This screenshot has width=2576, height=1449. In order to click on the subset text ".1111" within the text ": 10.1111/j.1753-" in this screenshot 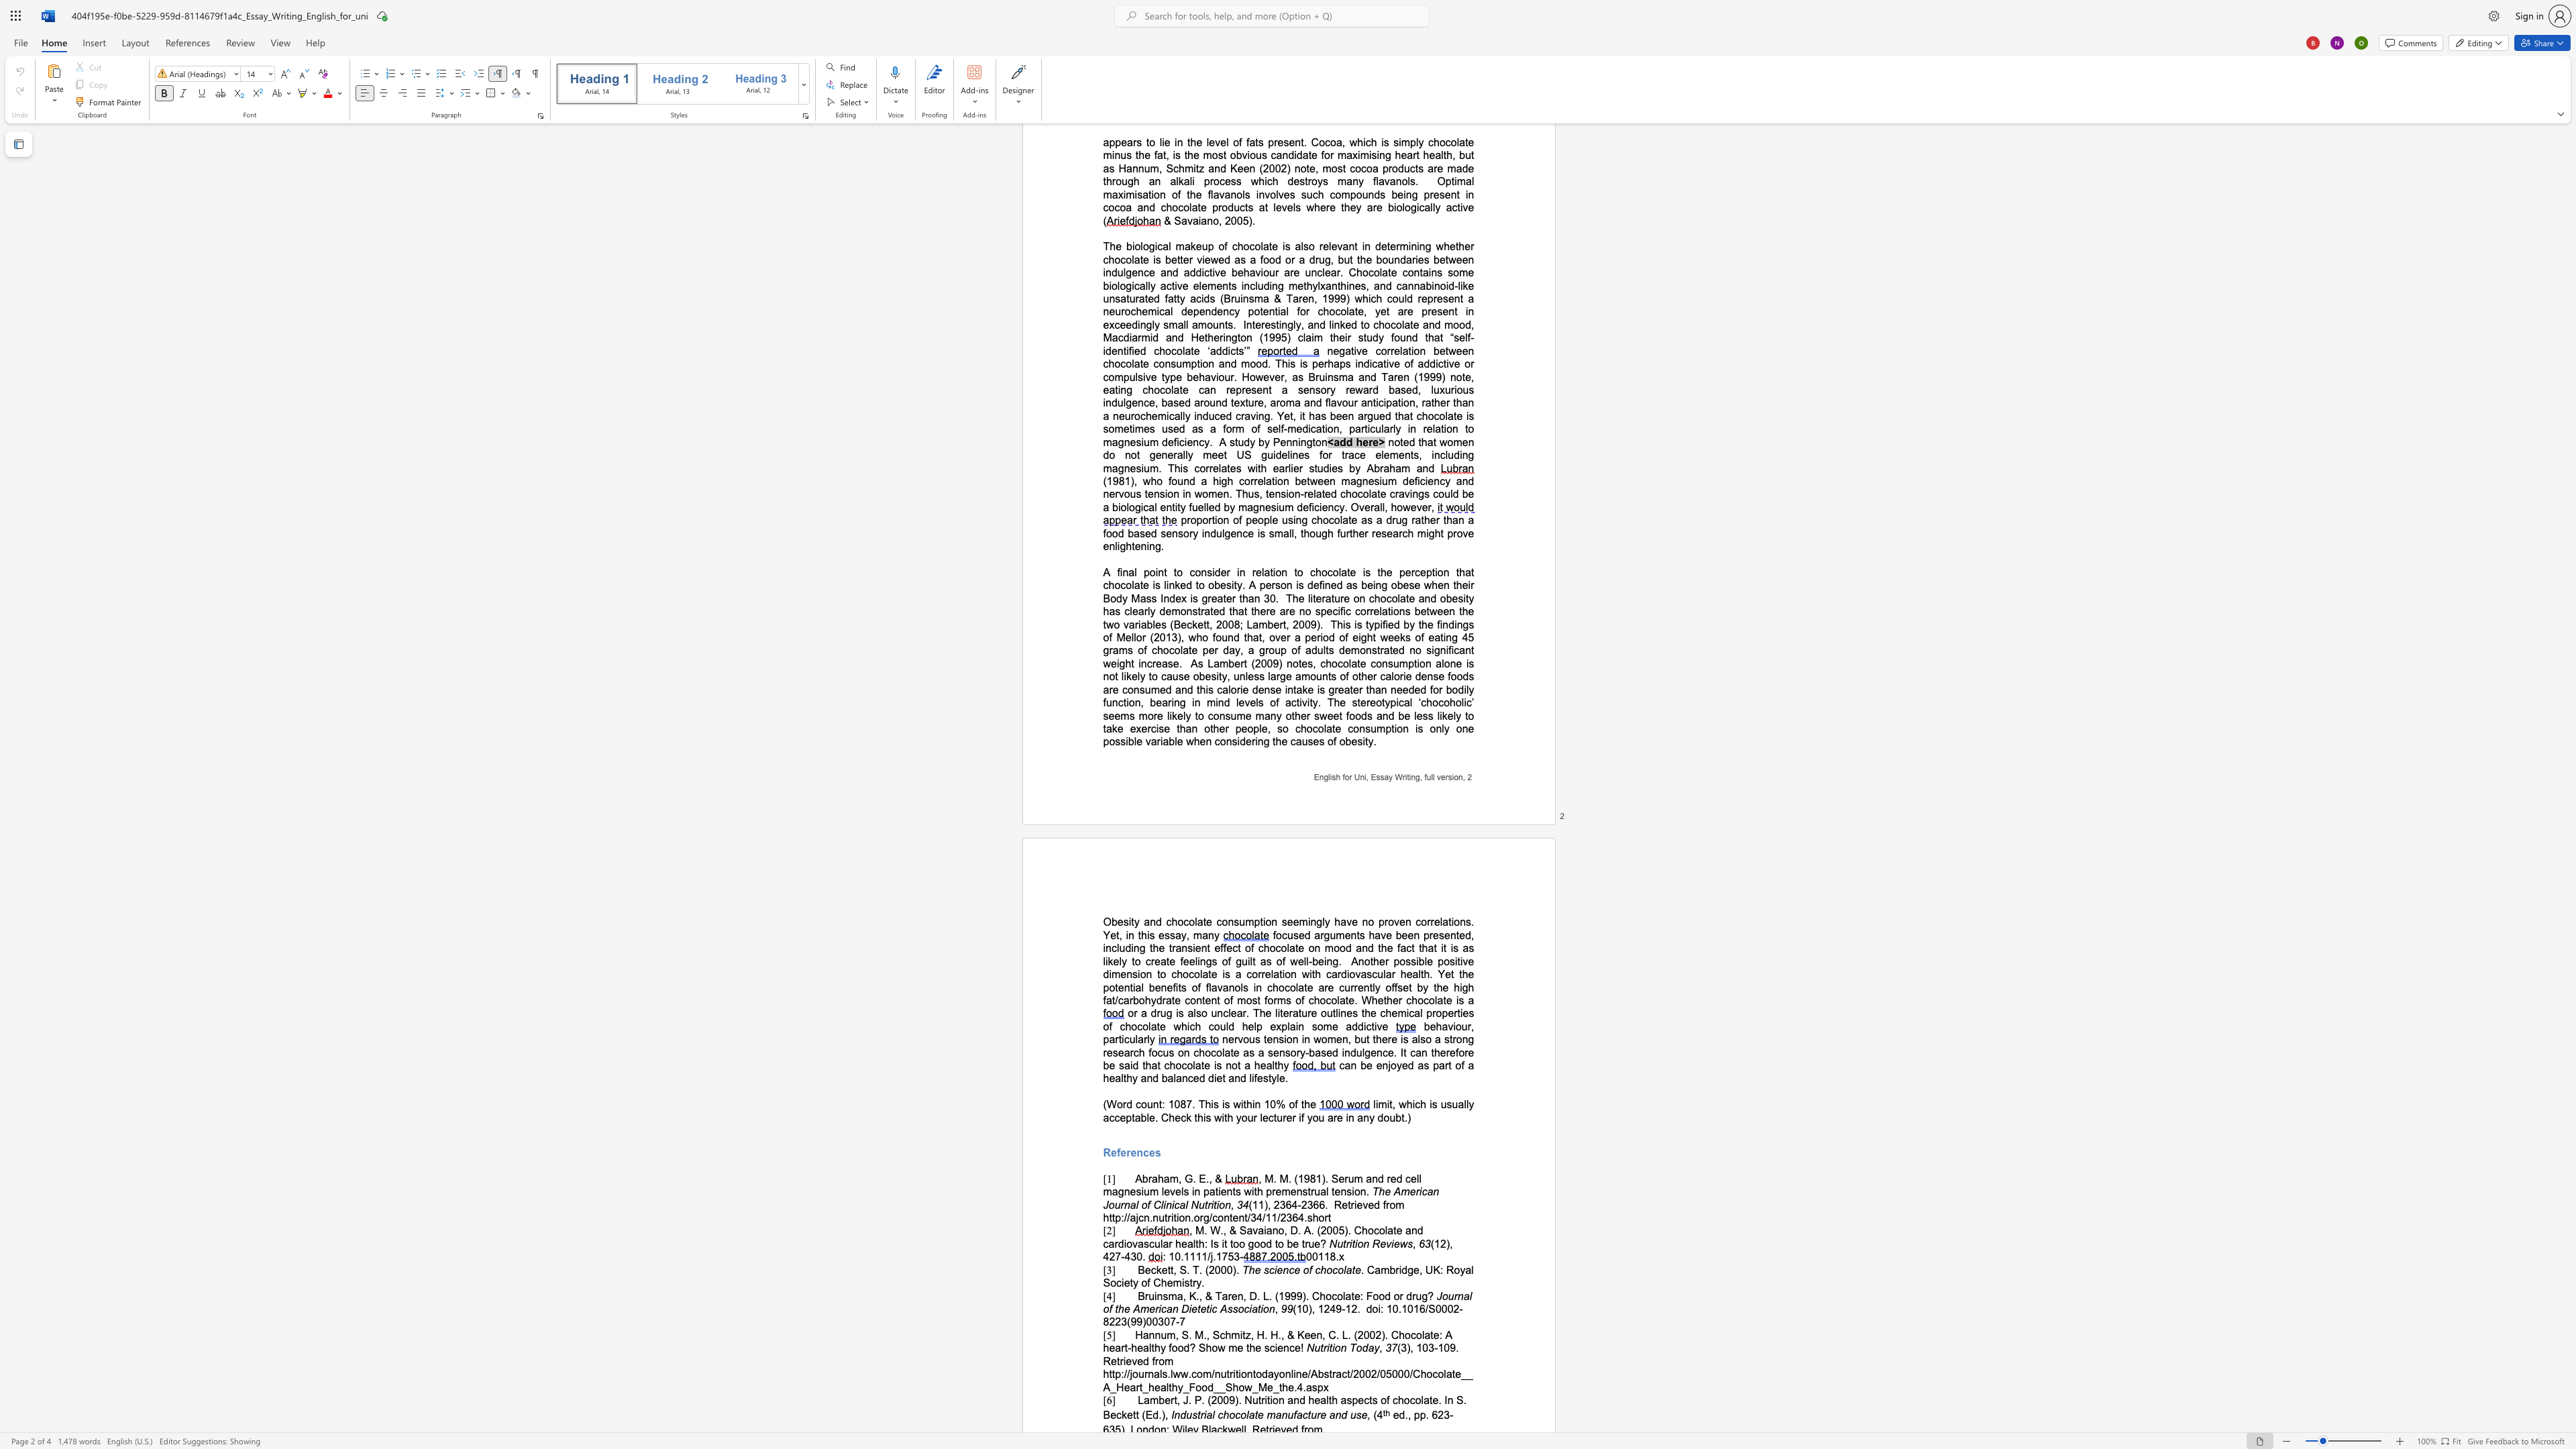, I will do `click(1180, 1256)`.